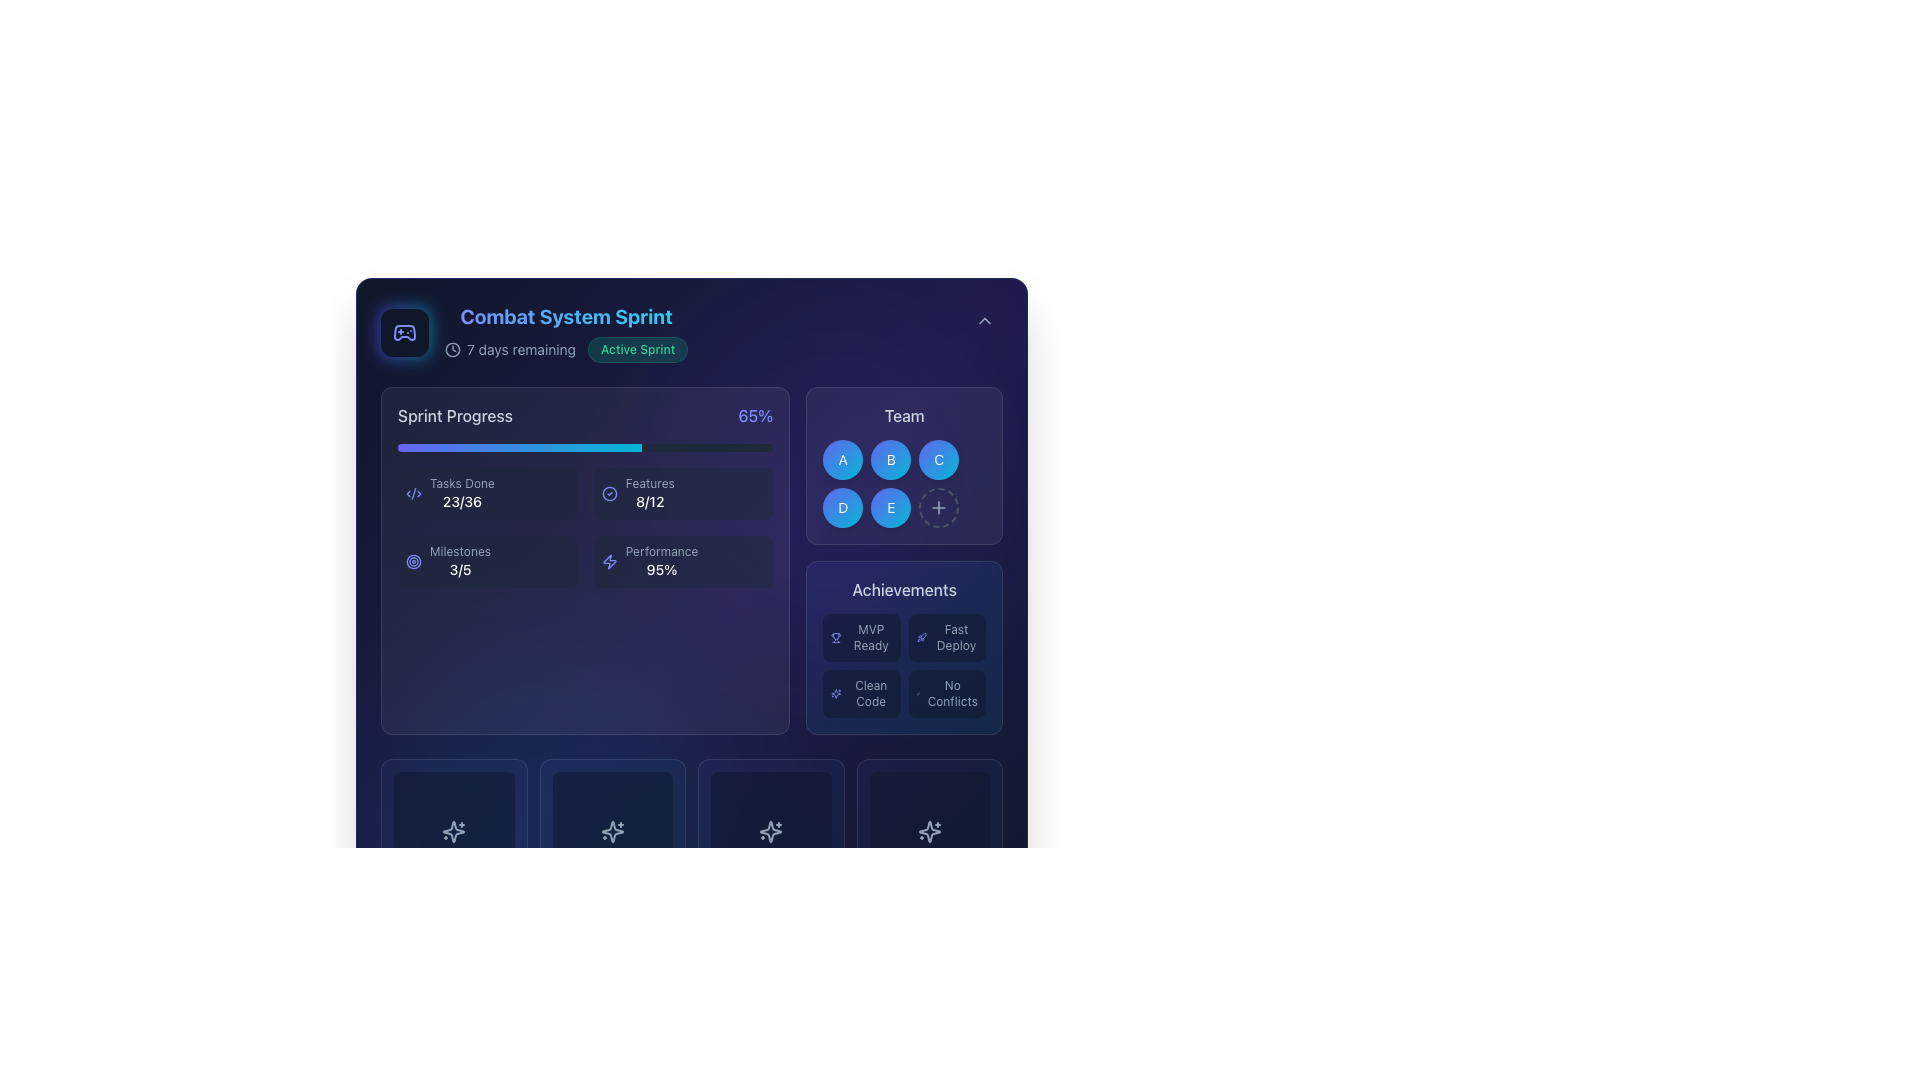 Image resolution: width=1920 pixels, height=1080 pixels. What do you see at coordinates (770, 832) in the screenshot?
I see `star icon within the fourth interactive card, which has a gradient background from indigo to cyan and is located at the bottom section of the interface` at bounding box center [770, 832].